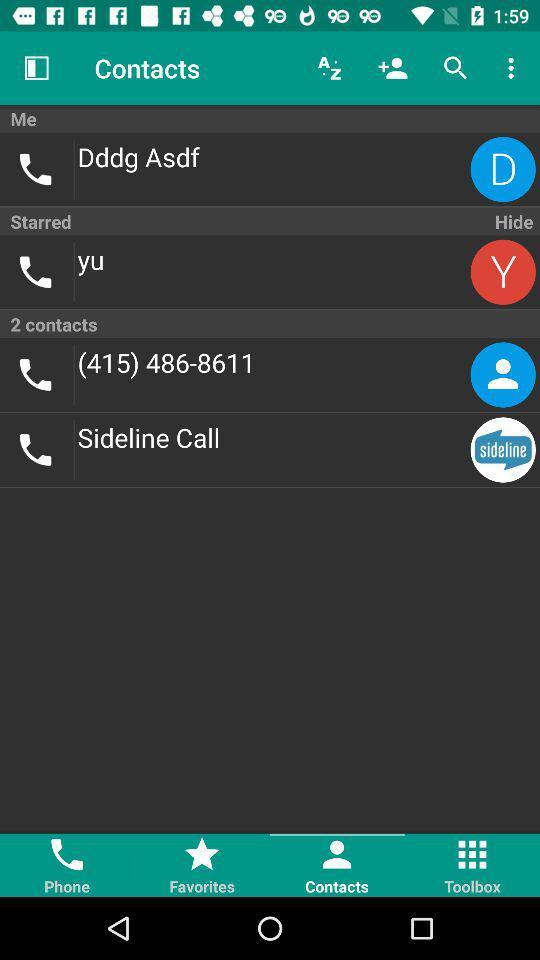 The height and width of the screenshot is (960, 540). Describe the element at coordinates (513, 68) in the screenshot. I see `the item above the me item` at that location.